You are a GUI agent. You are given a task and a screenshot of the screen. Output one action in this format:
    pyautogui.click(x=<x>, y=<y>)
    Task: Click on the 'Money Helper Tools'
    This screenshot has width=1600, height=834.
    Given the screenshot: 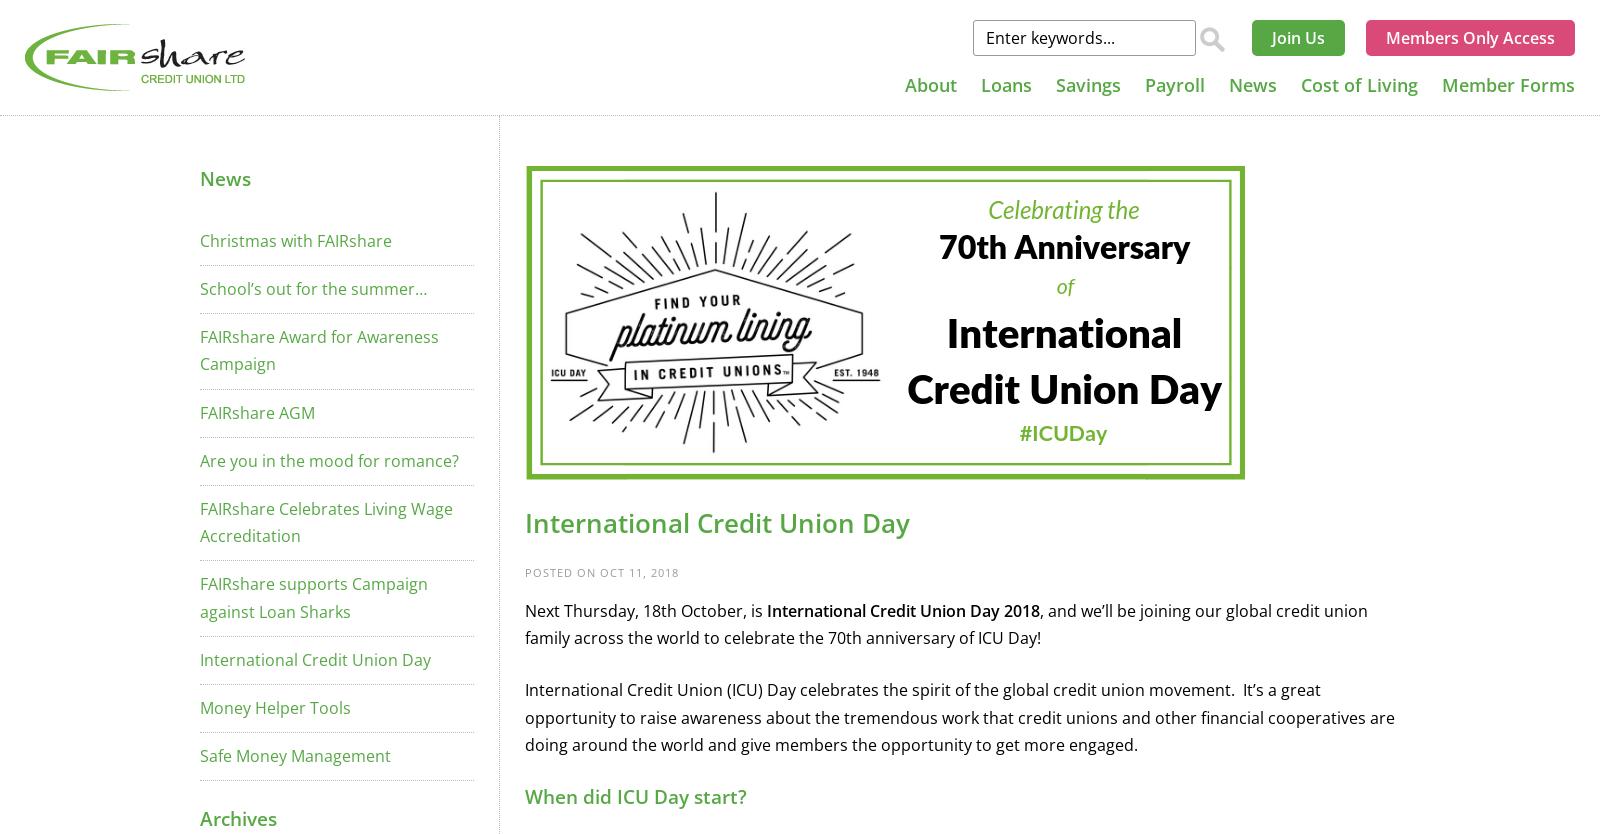 What is the action you would take?
    pyautogui.click(x=275, y=706)
    